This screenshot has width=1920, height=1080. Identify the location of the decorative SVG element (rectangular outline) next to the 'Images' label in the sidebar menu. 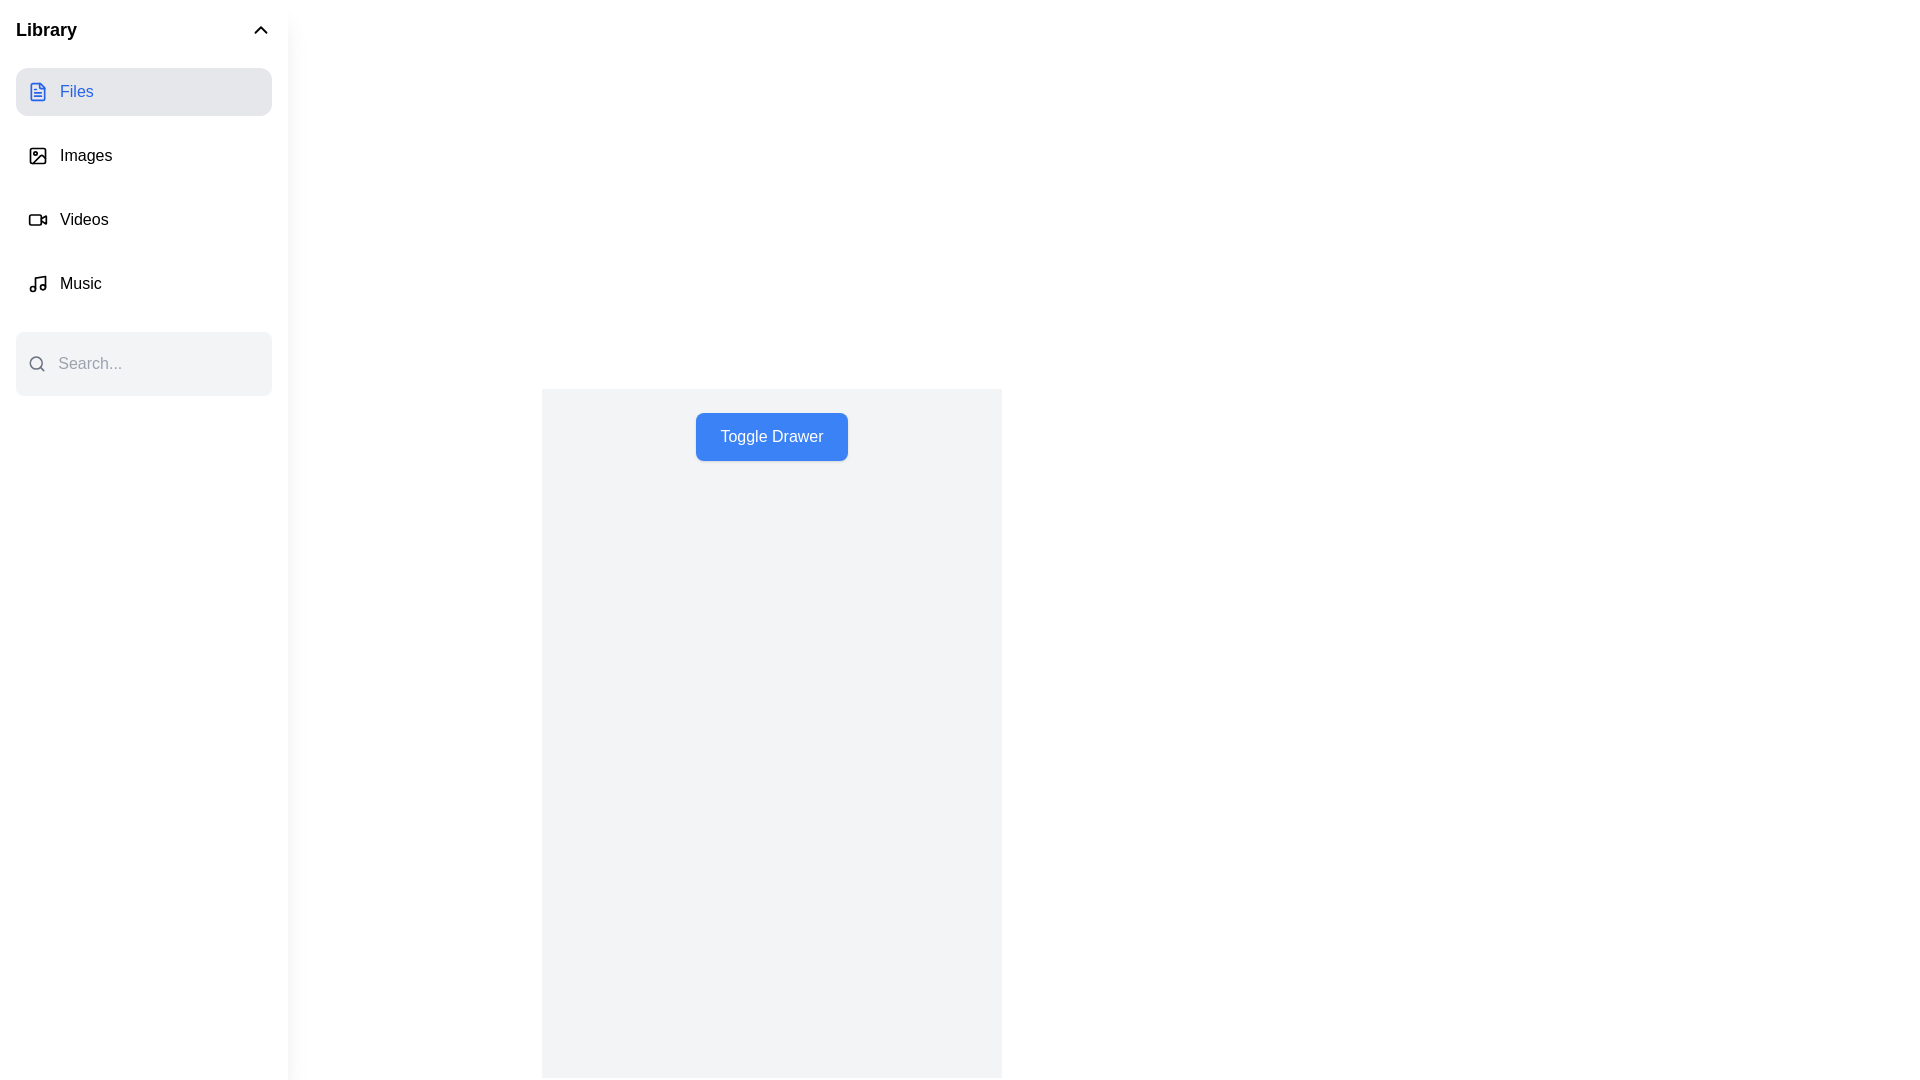
(38, 154).